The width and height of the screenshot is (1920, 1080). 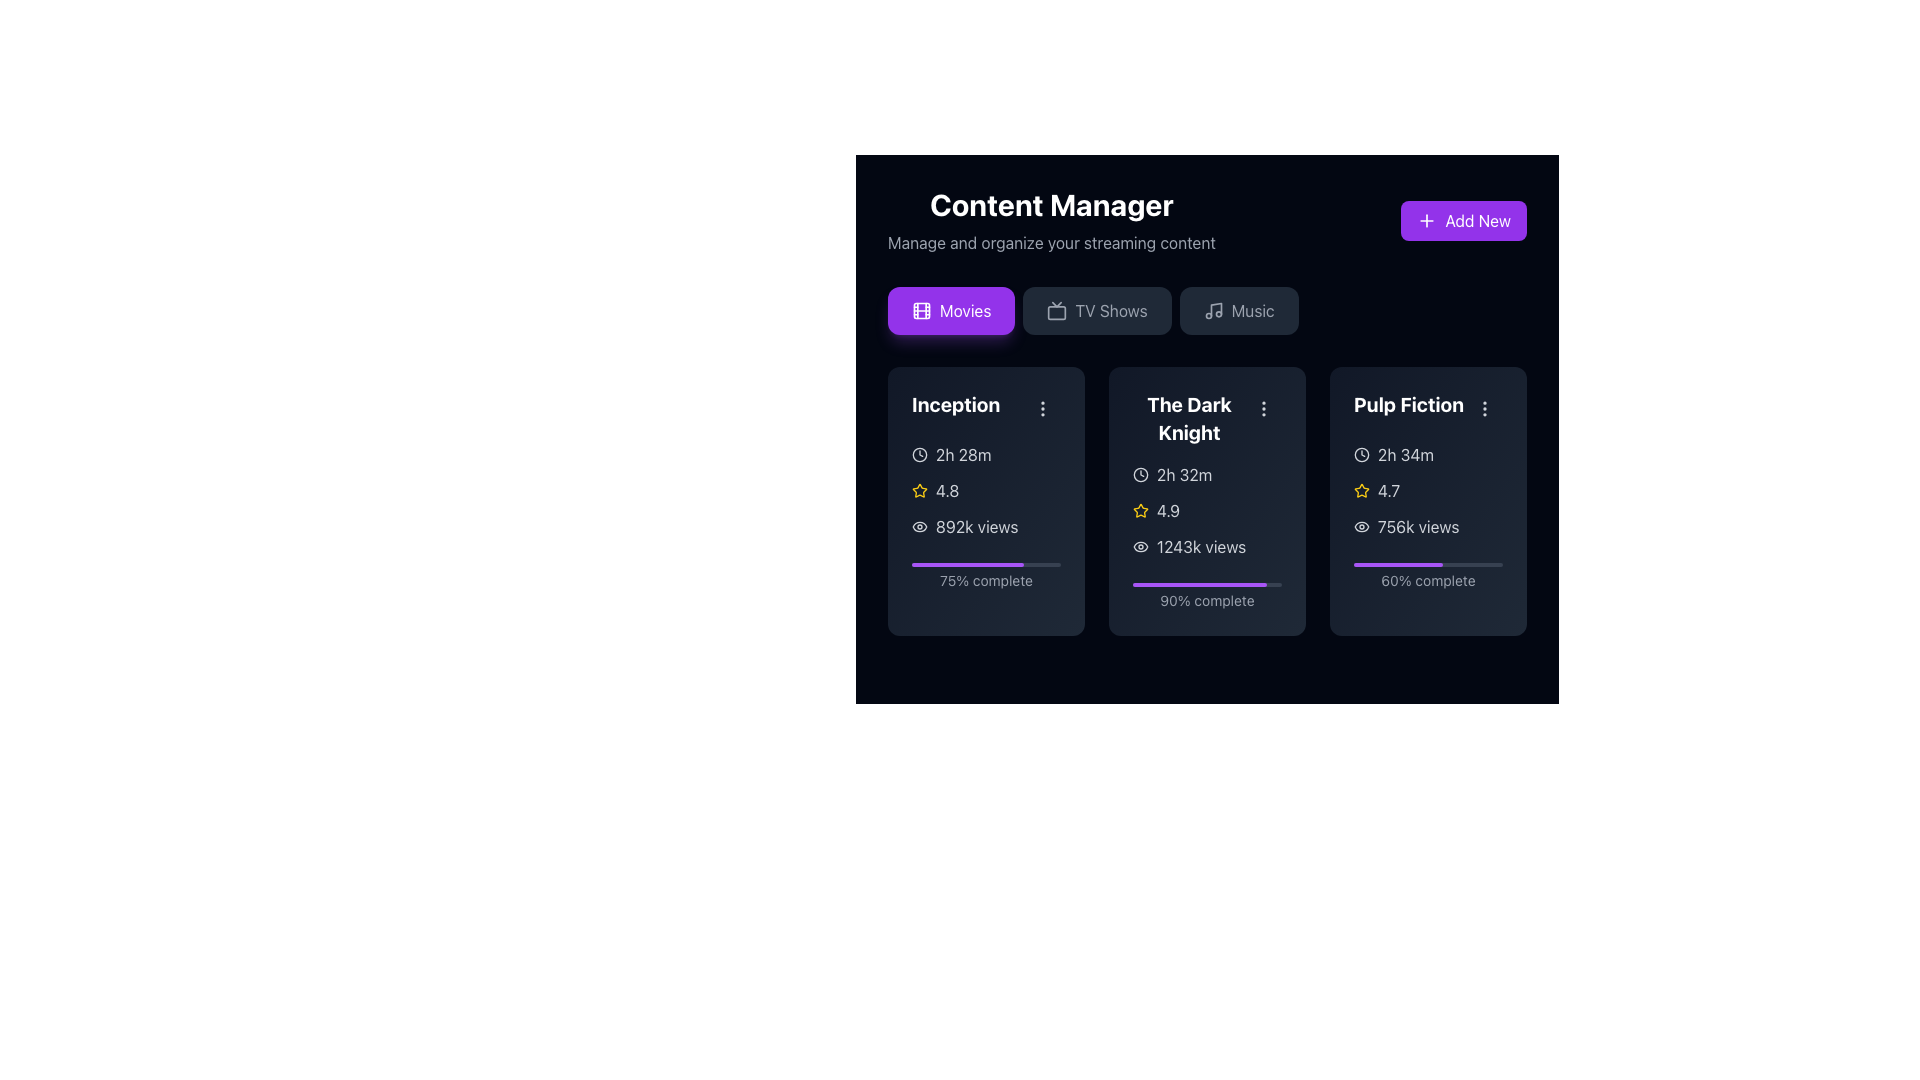 I want to click on the Icon button with tooltip functionality, which is a vertical ellipsis icon styled within a rounded button located in the top-right corner of 'The Dark Knight' section, so click(x=1262, y=407).